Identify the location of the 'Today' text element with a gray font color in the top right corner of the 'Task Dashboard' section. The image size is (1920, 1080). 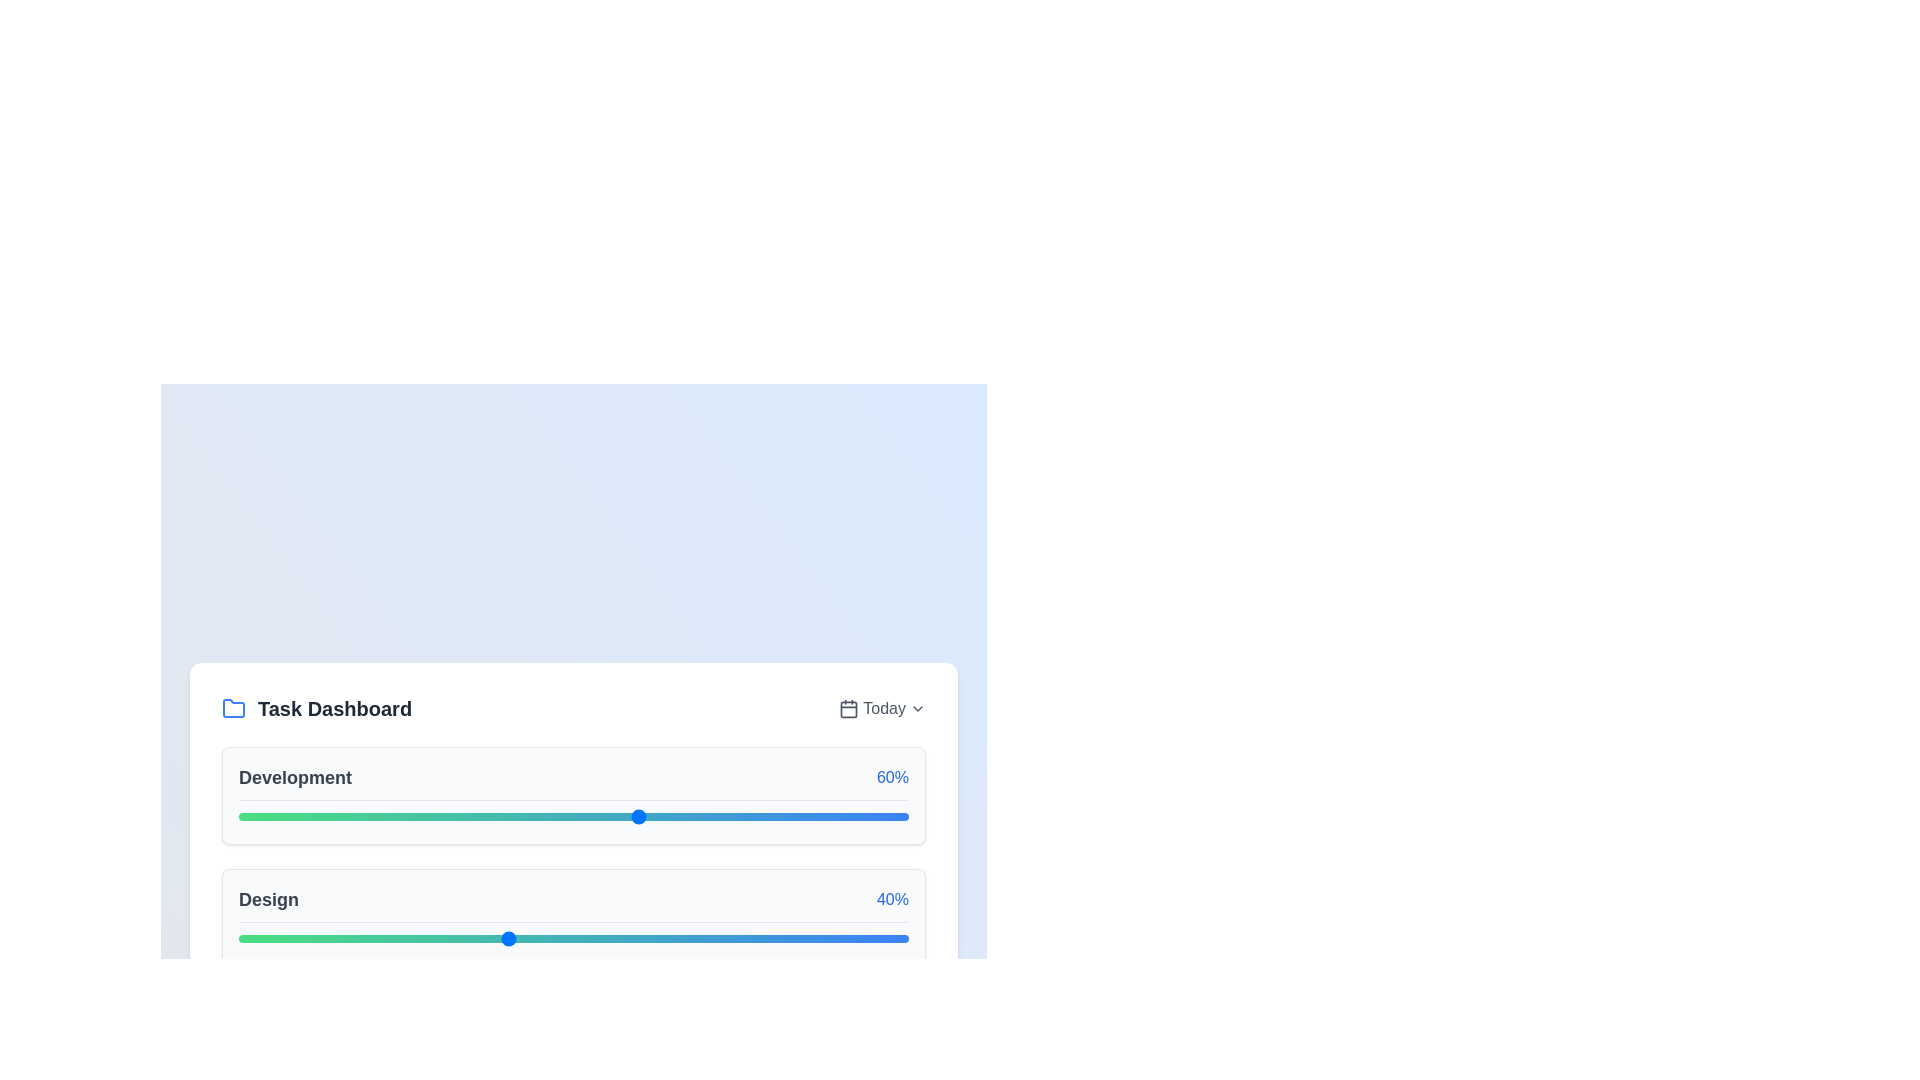
(881, 708).